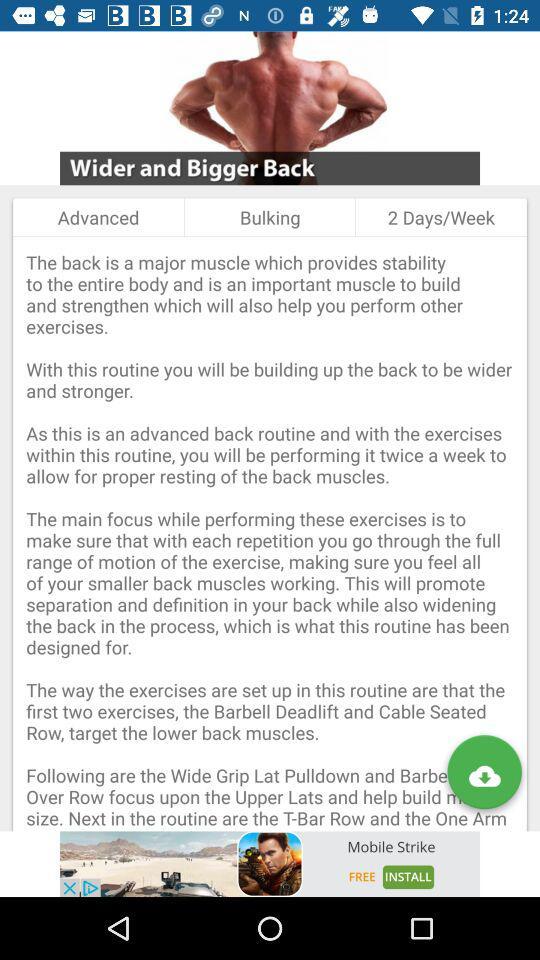  Describe the element at coordinates (270, 863) in the screenshot. I see `item below the back is item` at that location.